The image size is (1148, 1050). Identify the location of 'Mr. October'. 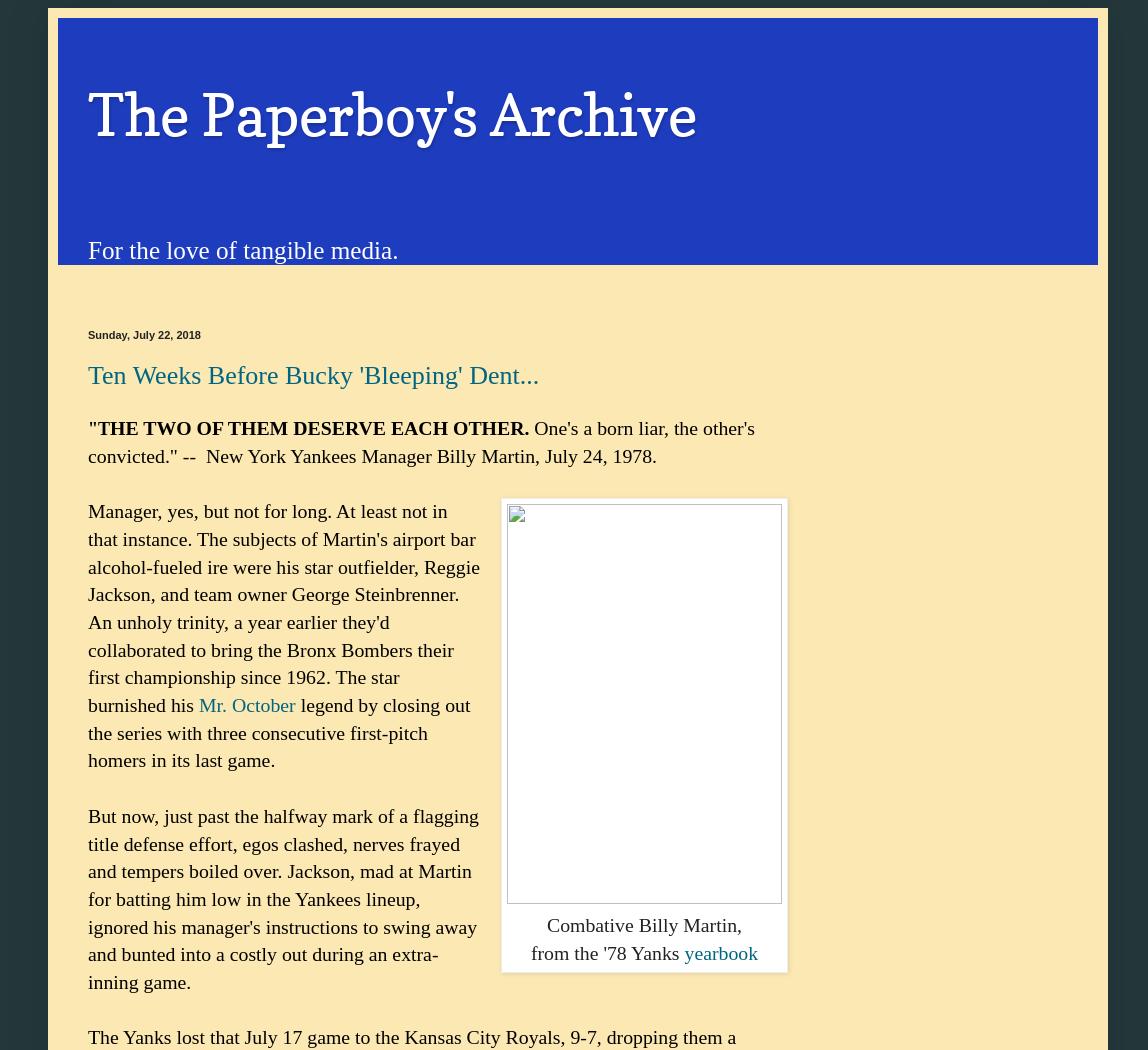
(198, 704).